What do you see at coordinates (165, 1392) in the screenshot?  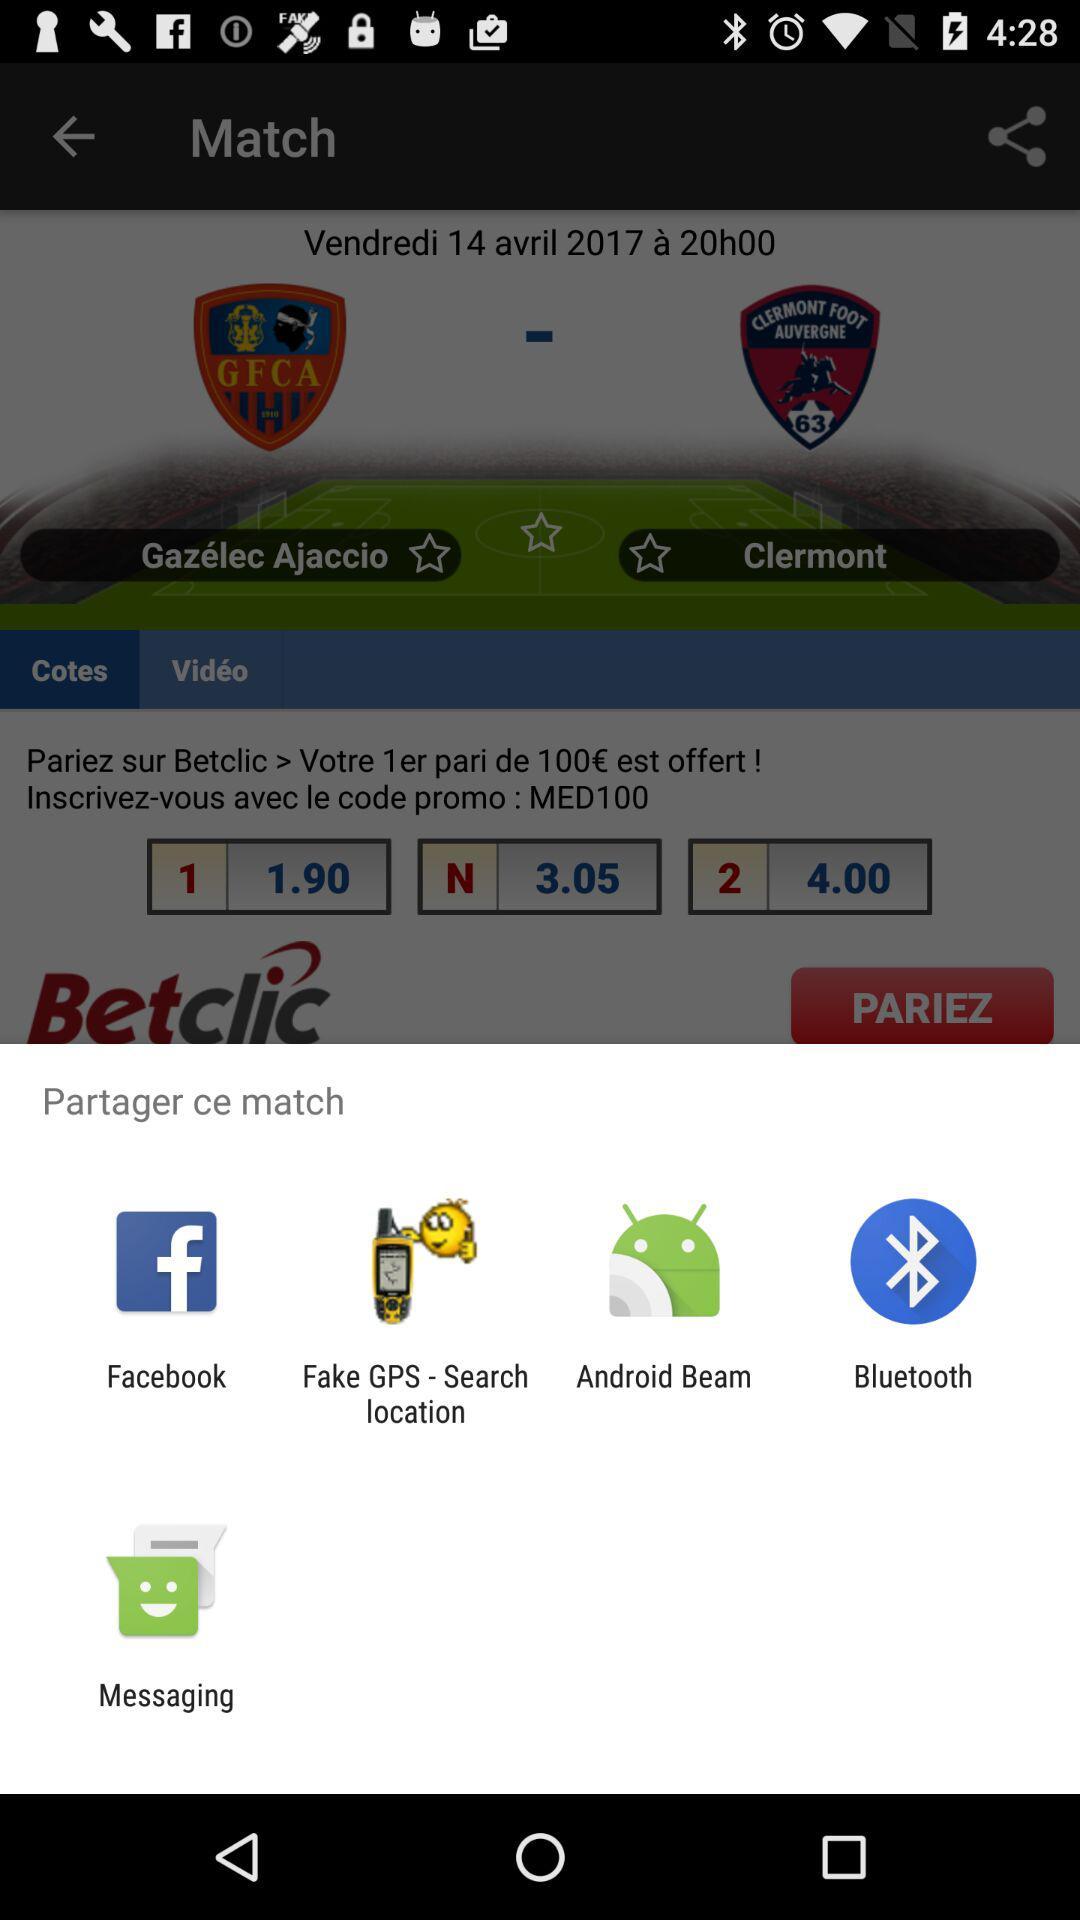 I see `the icon next to fake gps search` at bounding box center [165, 1392].